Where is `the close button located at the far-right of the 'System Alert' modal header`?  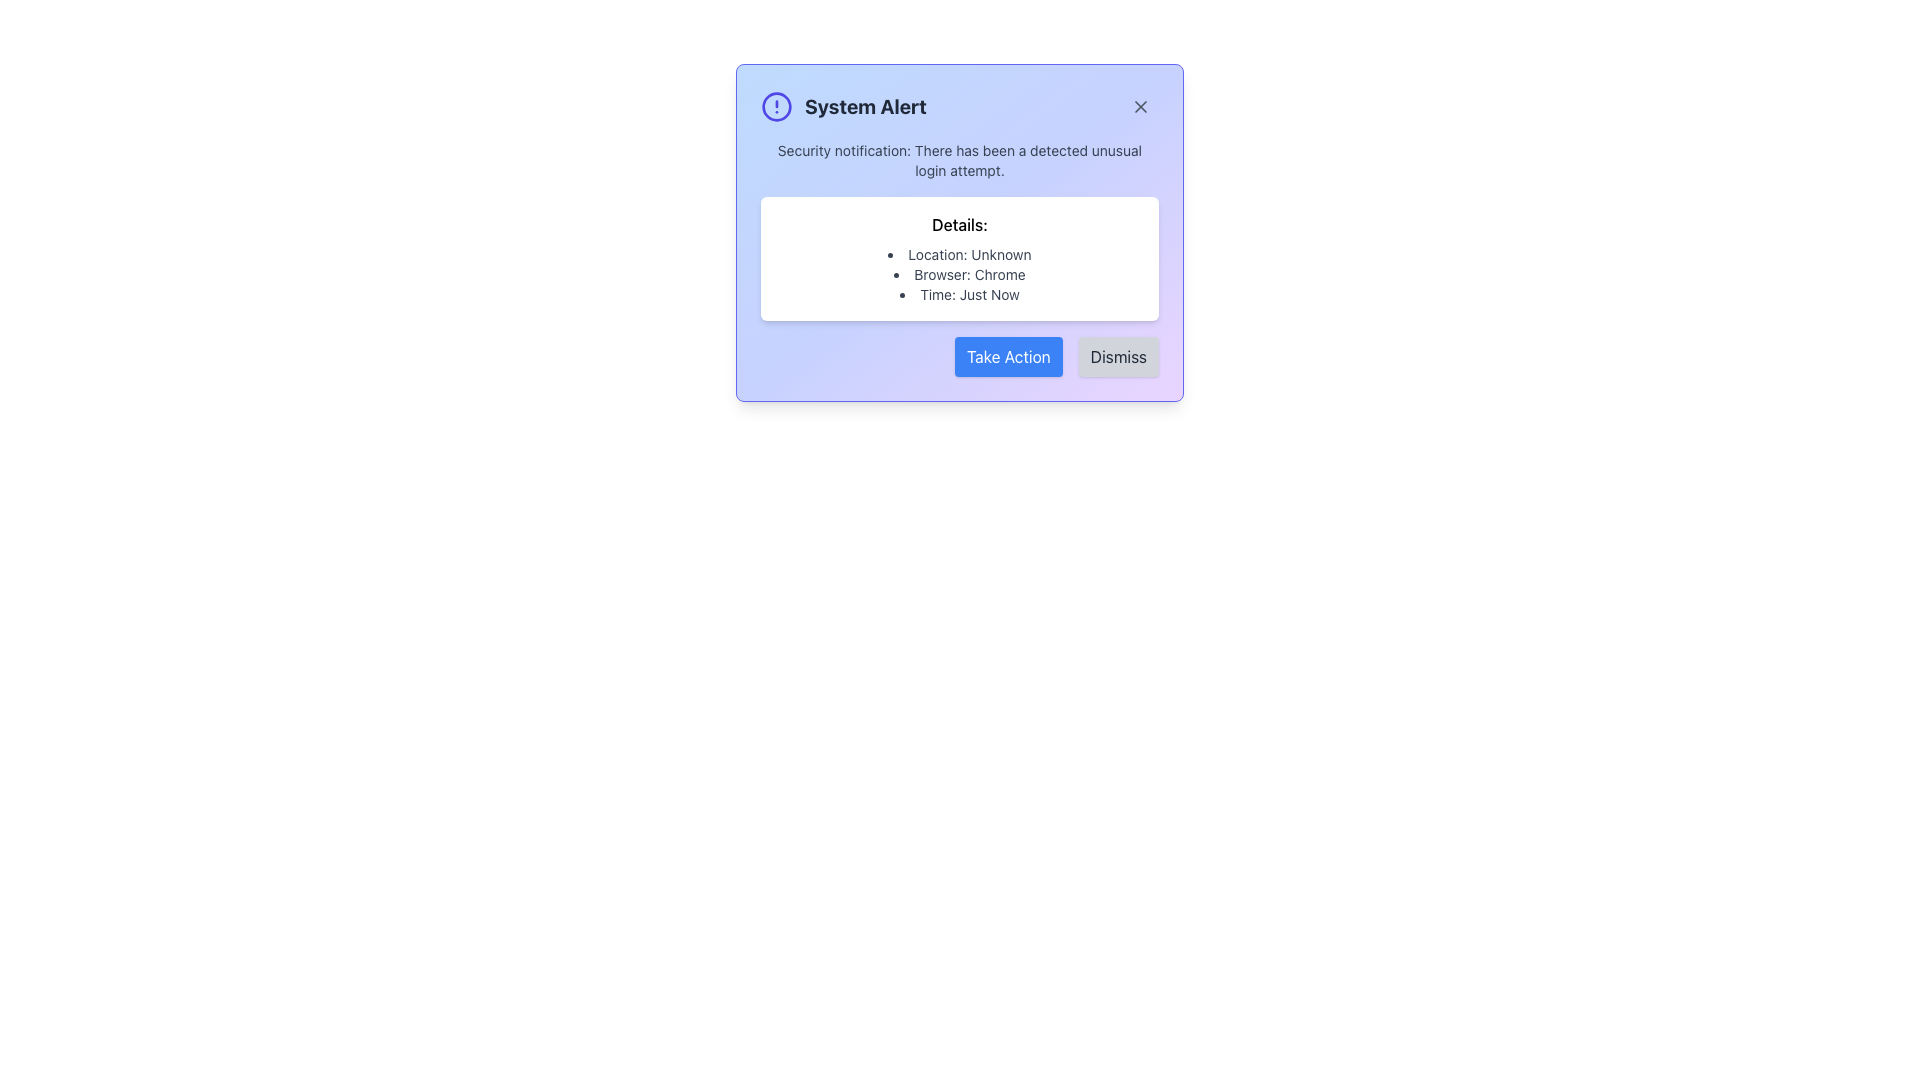
the close button located at the far-right of the 'System Alert' modal header is located at coordinates (1141, 107).